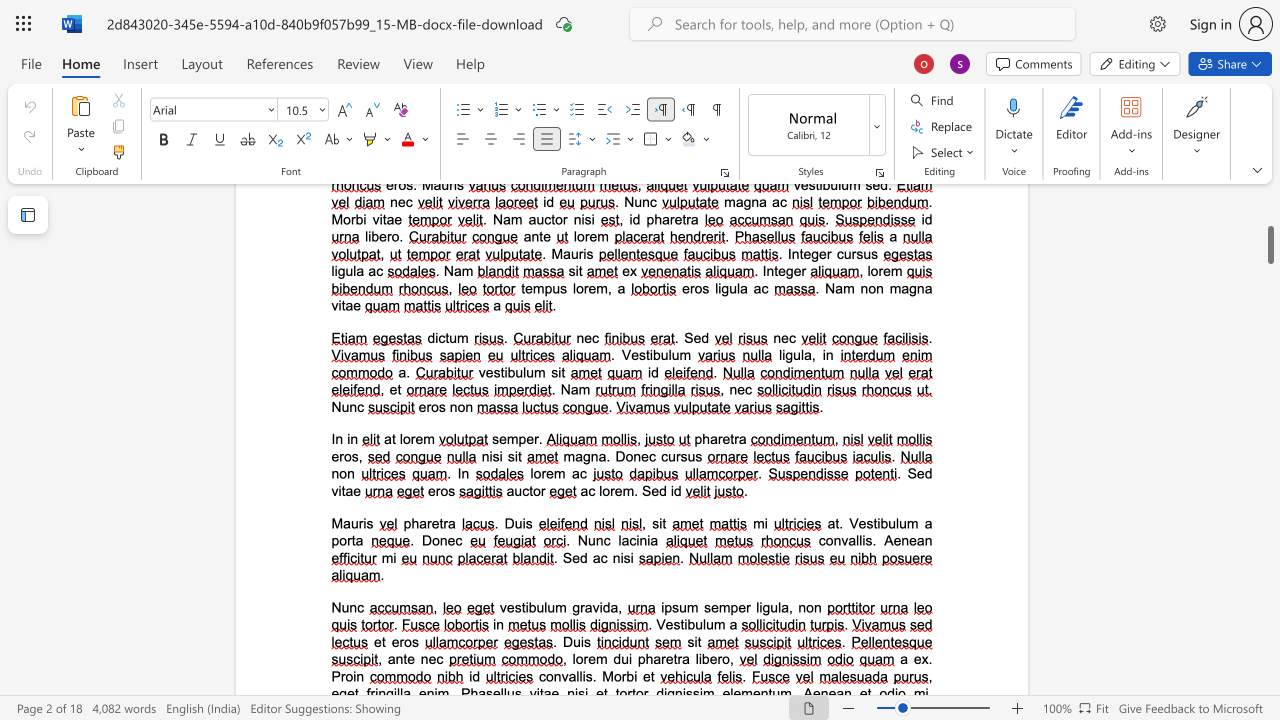 The width and height of the screenshot is (1280, 720). Describe the element at coordinates (839, 522) in the screenshot. I see `the space between the continuous character "t" and "." in the text` at that location.